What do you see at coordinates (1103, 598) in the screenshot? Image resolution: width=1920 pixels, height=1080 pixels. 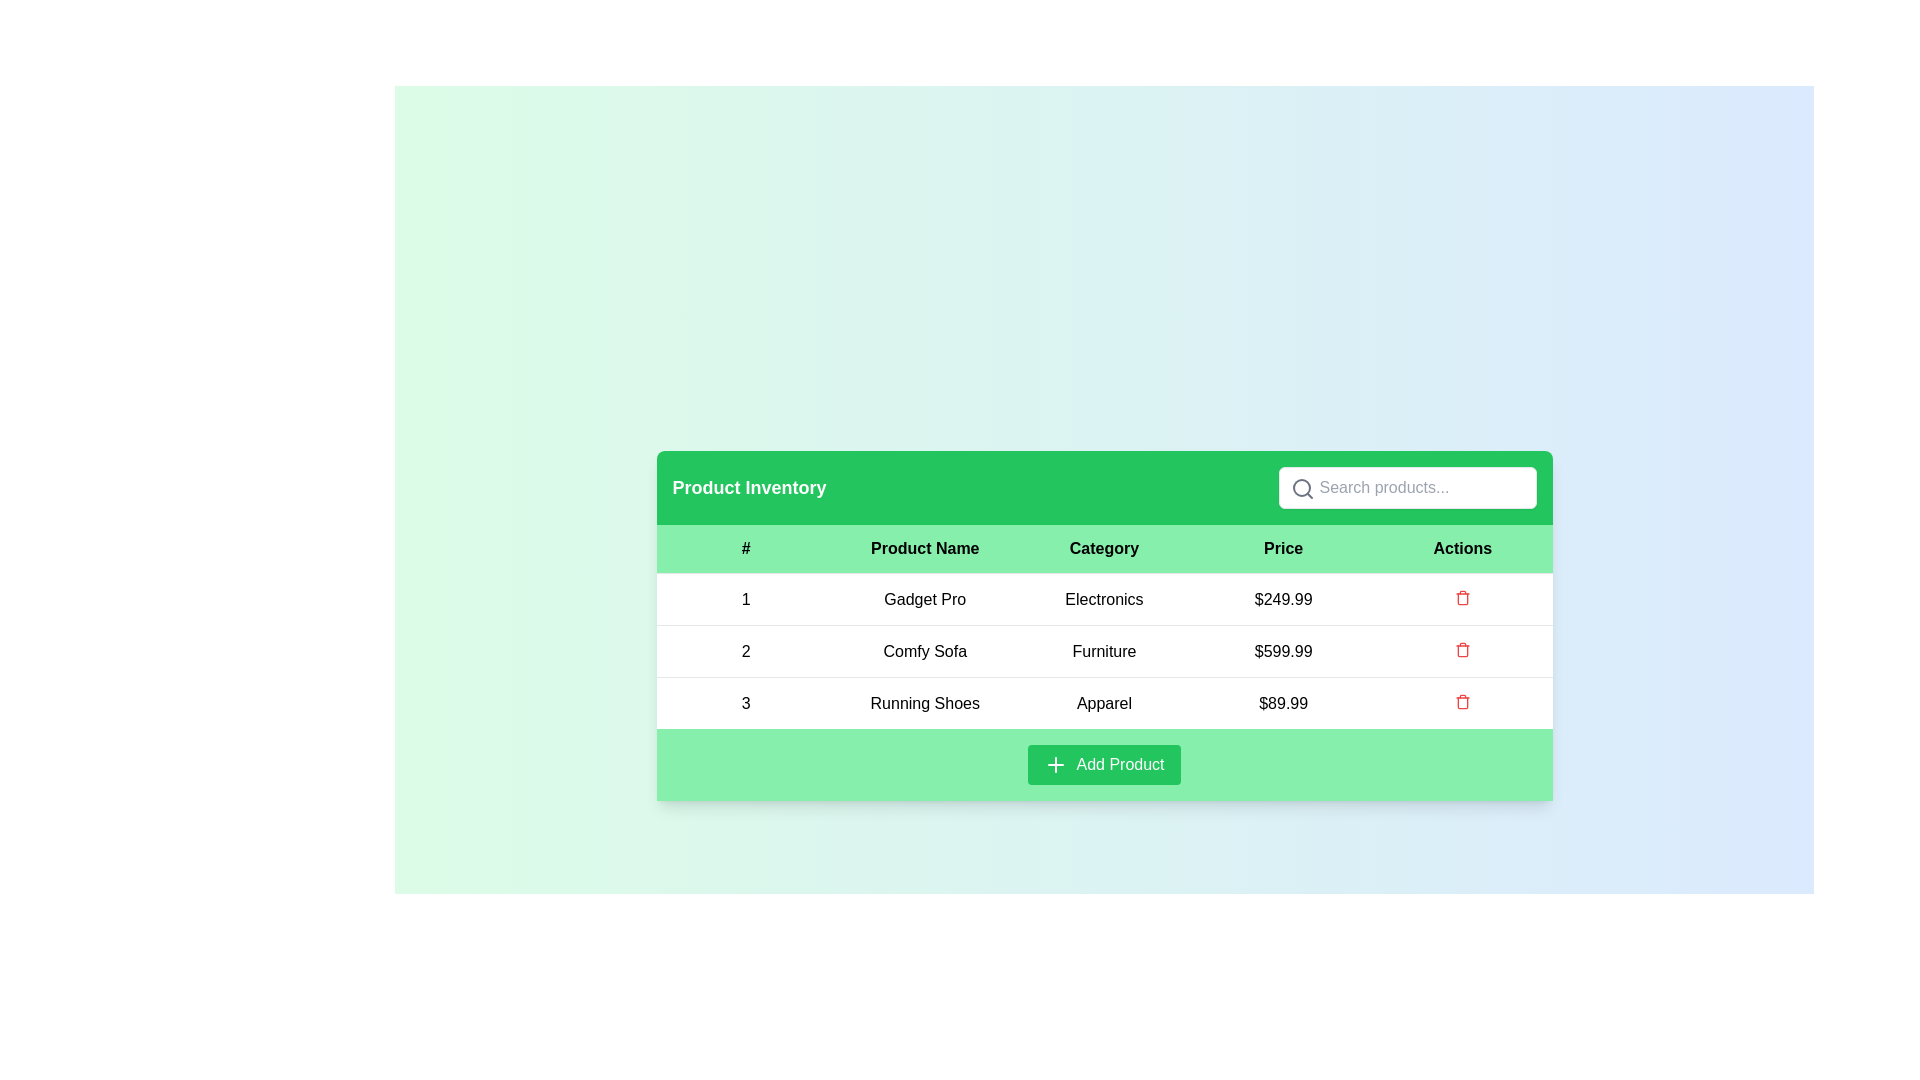 I see `the text element in the first table row that provides information about the product 'Gadget Pro' in the 'Product Inventory' table` at bounding box center [1103, 598].